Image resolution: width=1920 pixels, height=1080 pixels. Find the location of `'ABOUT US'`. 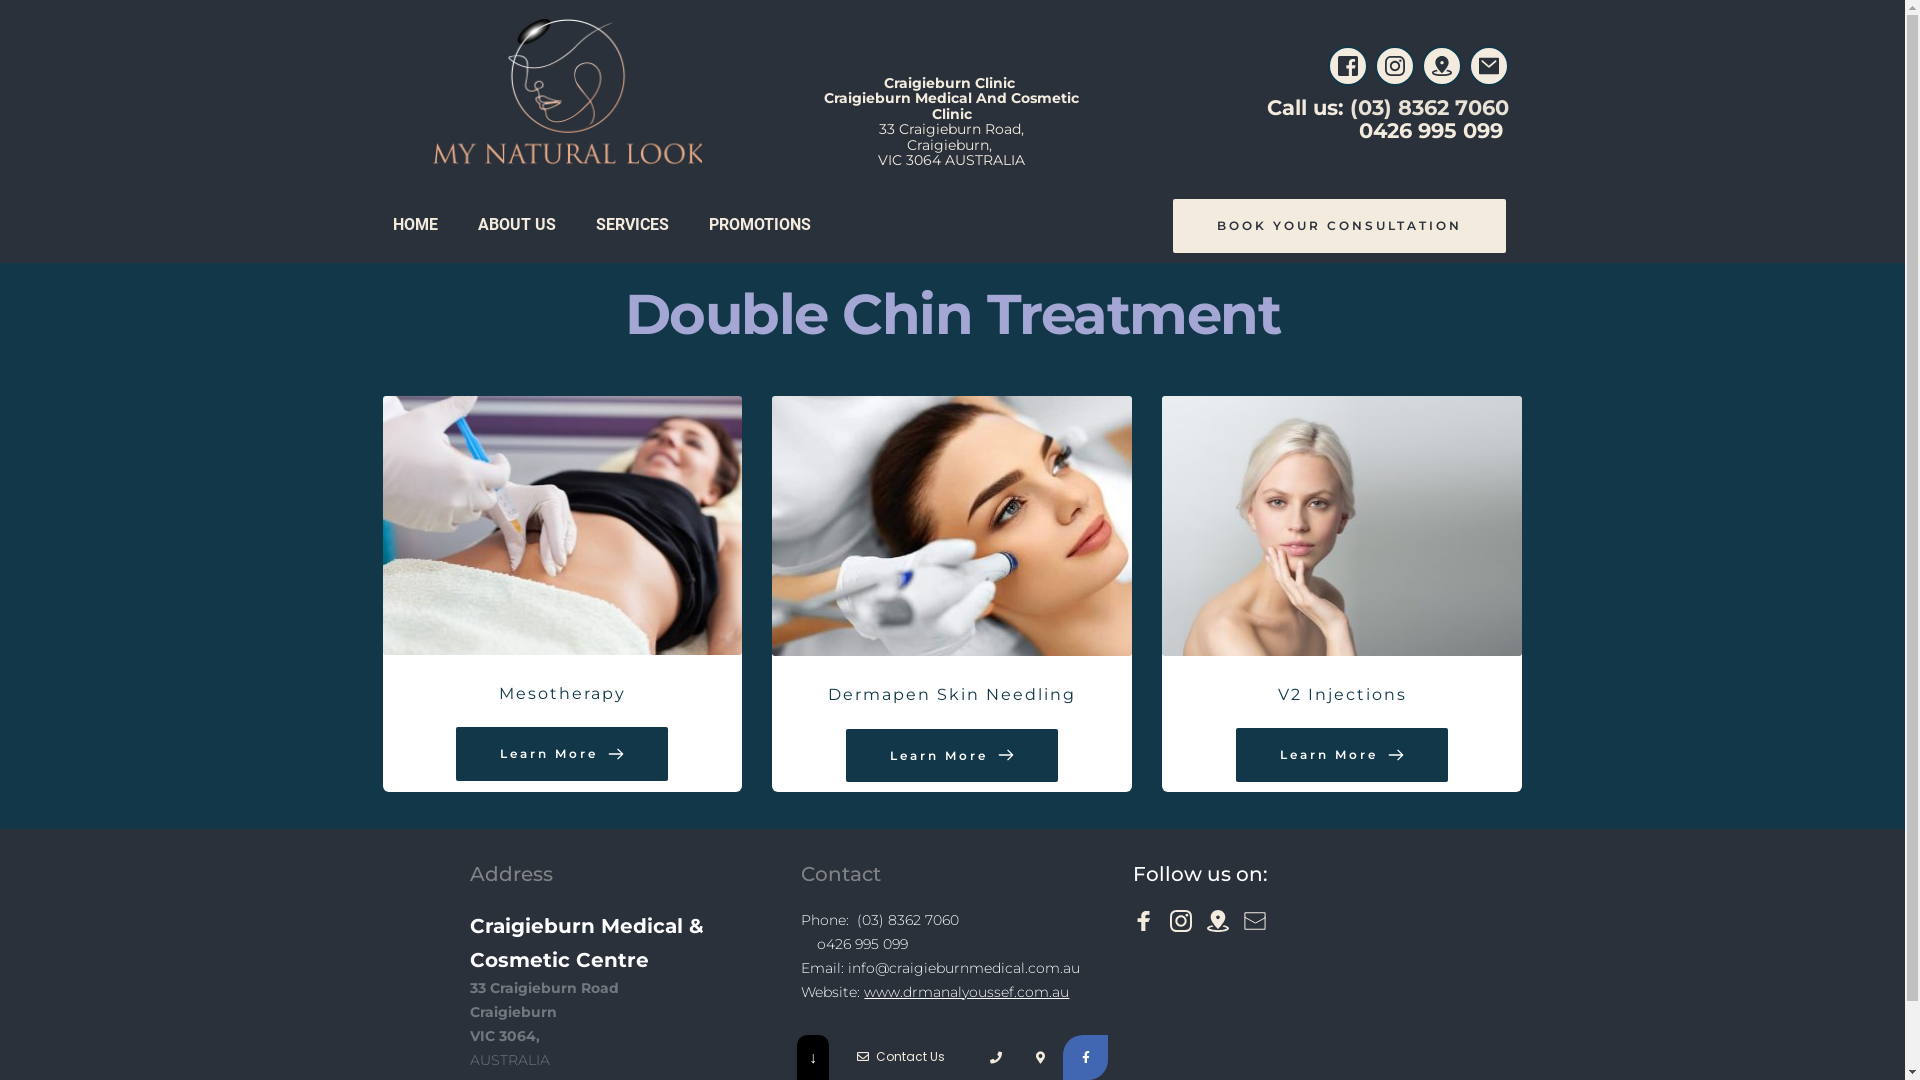

'ABOUT US' is located at coordinates (477, 224).